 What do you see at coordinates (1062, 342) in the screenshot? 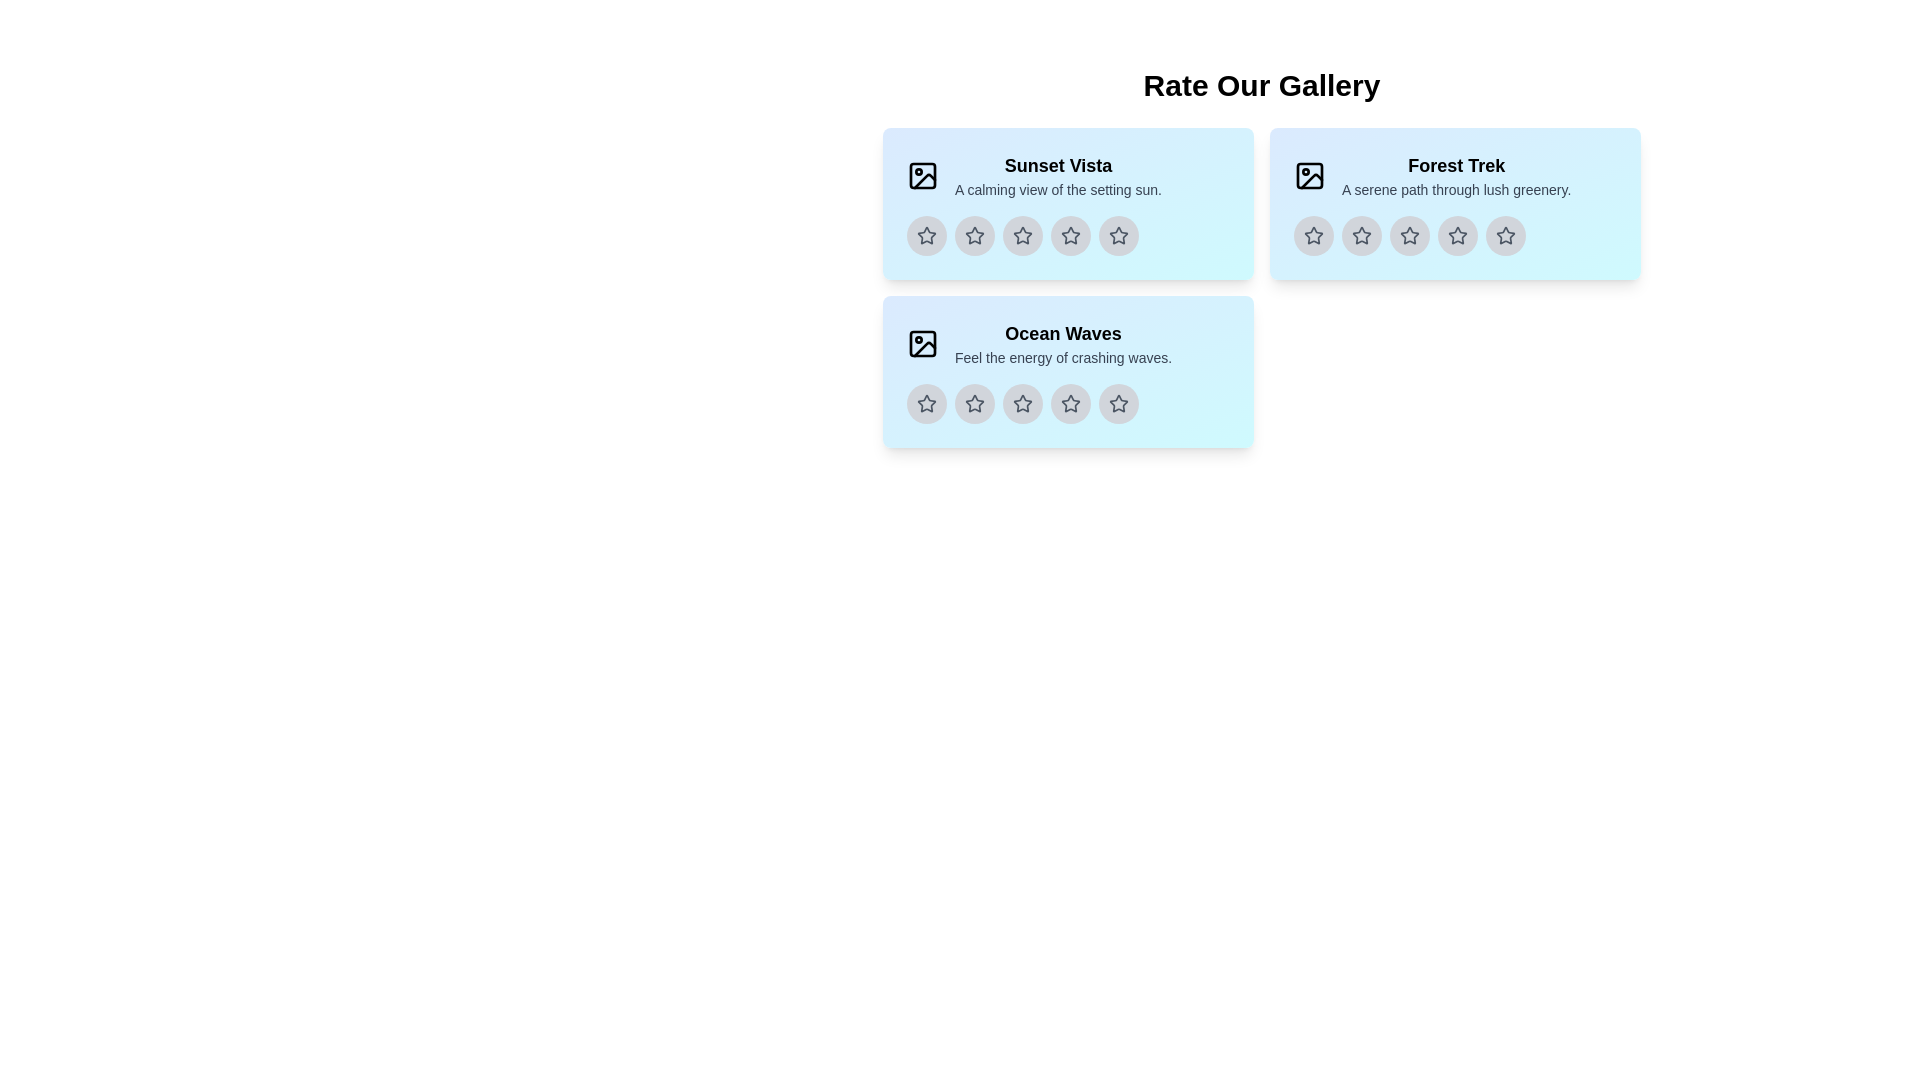
I see `the text block containing 'Ocean Waves' and 'Feel the energy of crashing waves' to trigger any potential interactive effects` at bounding box center [1062, 342].